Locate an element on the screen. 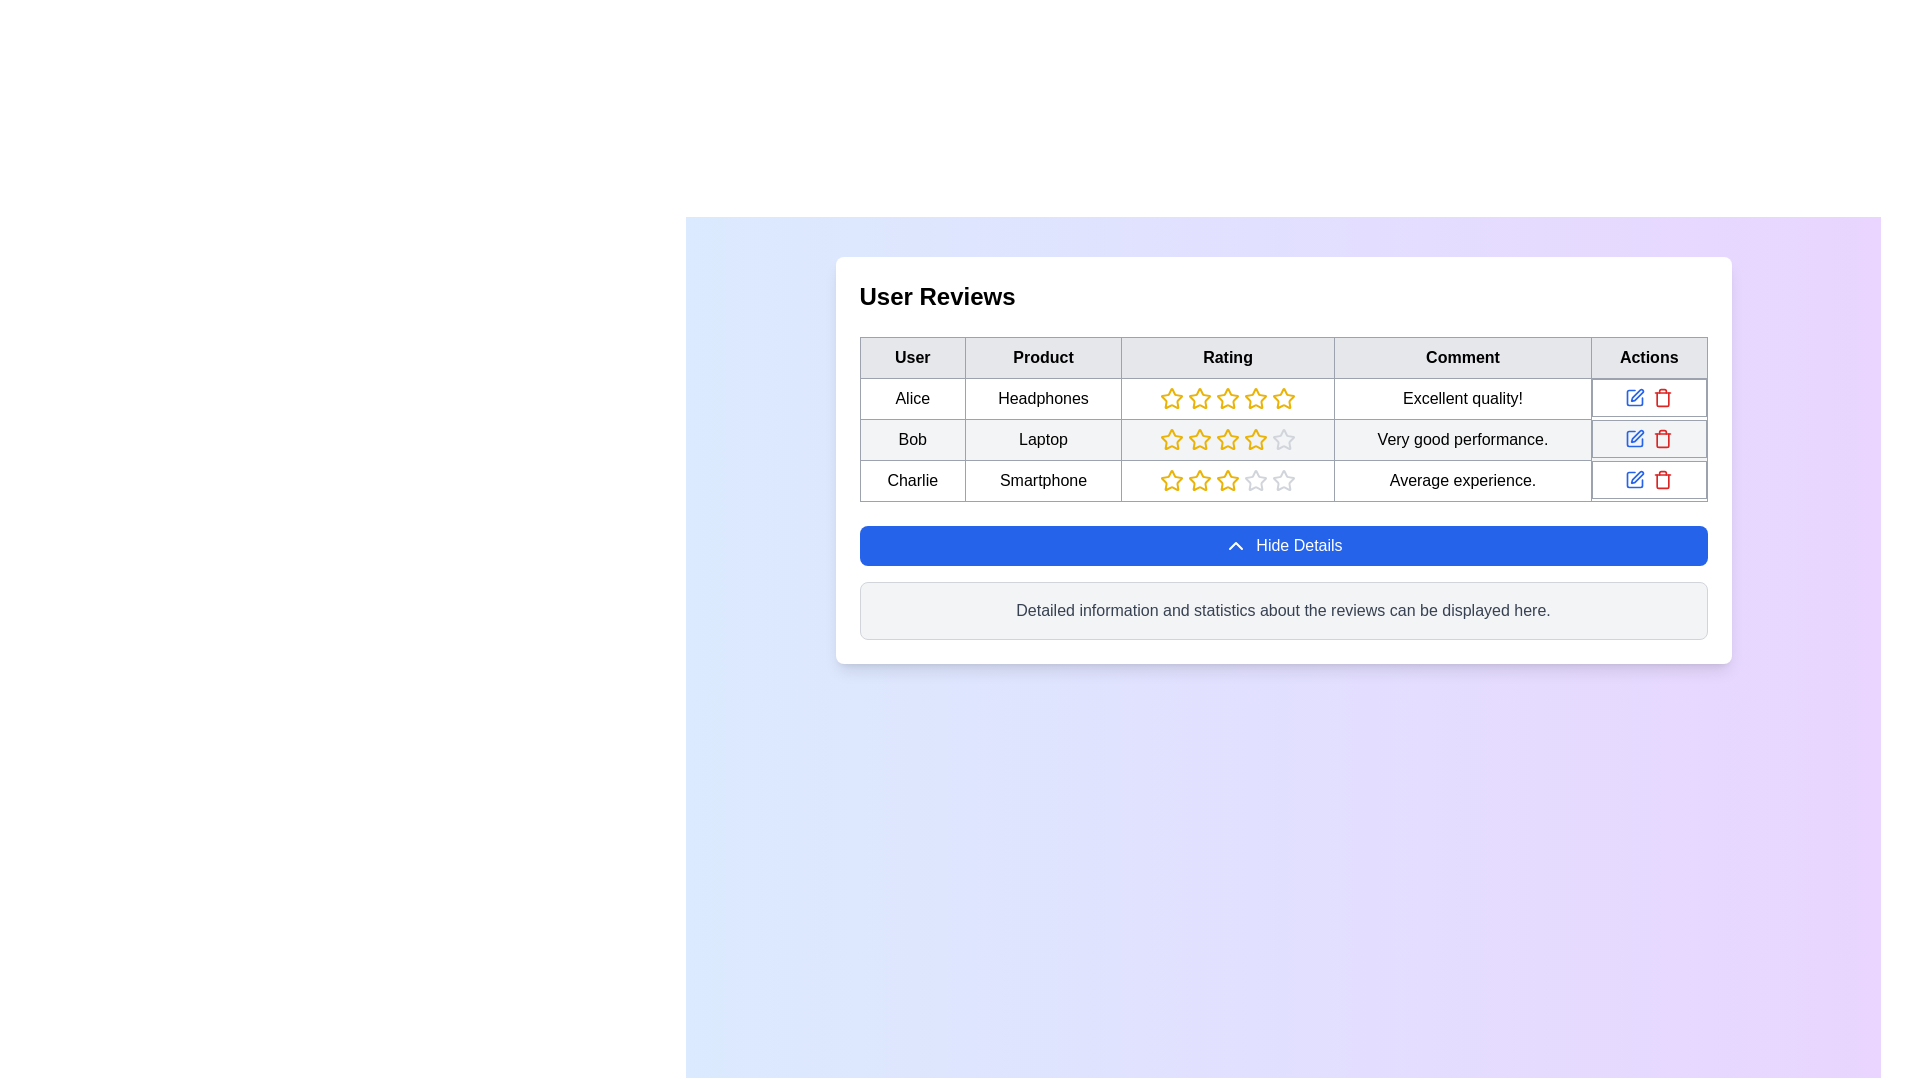 The width and height of the screenshot is (1920, 1080). the highlighted yellow star-shaped icon is located at coordinates (1200, 398).